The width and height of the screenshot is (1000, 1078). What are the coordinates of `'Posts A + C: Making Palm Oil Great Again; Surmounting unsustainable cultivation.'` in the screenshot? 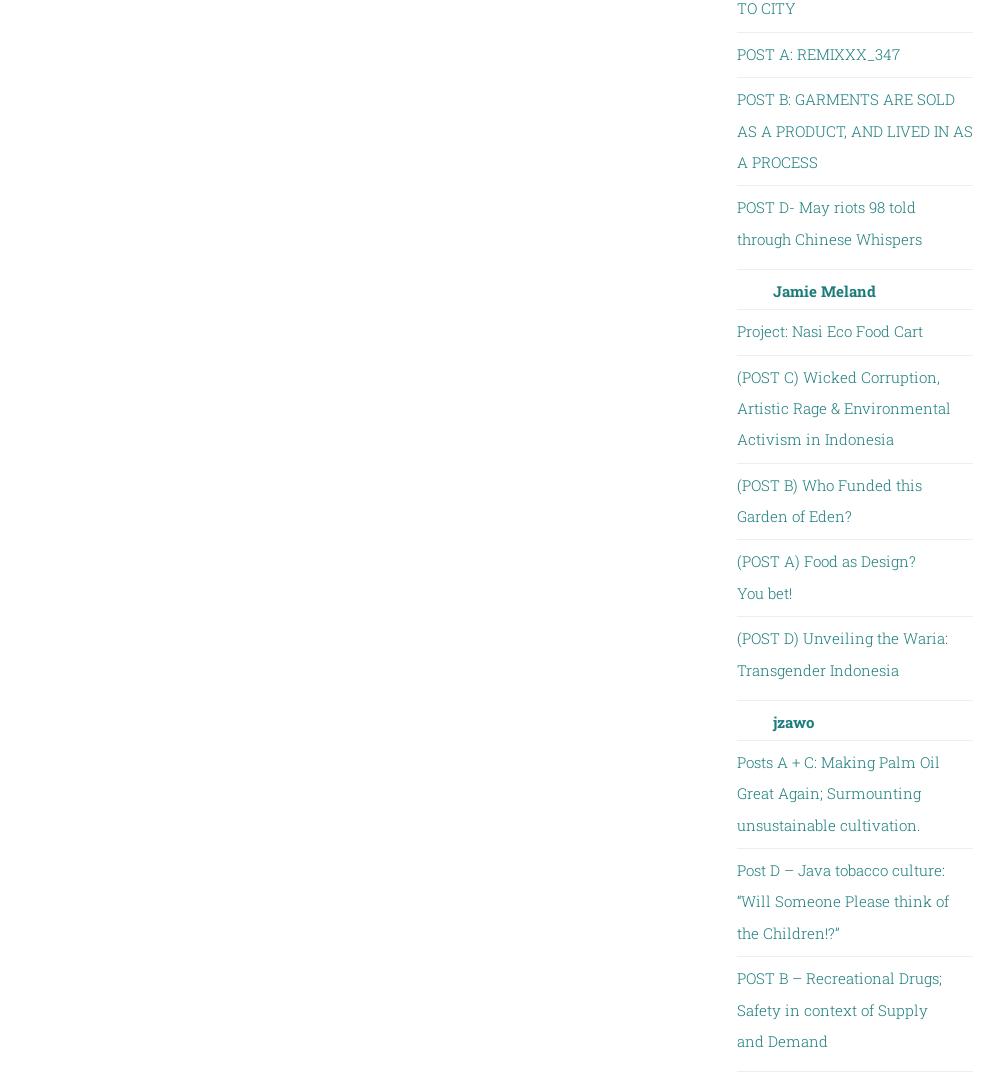 It's located at (836, 791).